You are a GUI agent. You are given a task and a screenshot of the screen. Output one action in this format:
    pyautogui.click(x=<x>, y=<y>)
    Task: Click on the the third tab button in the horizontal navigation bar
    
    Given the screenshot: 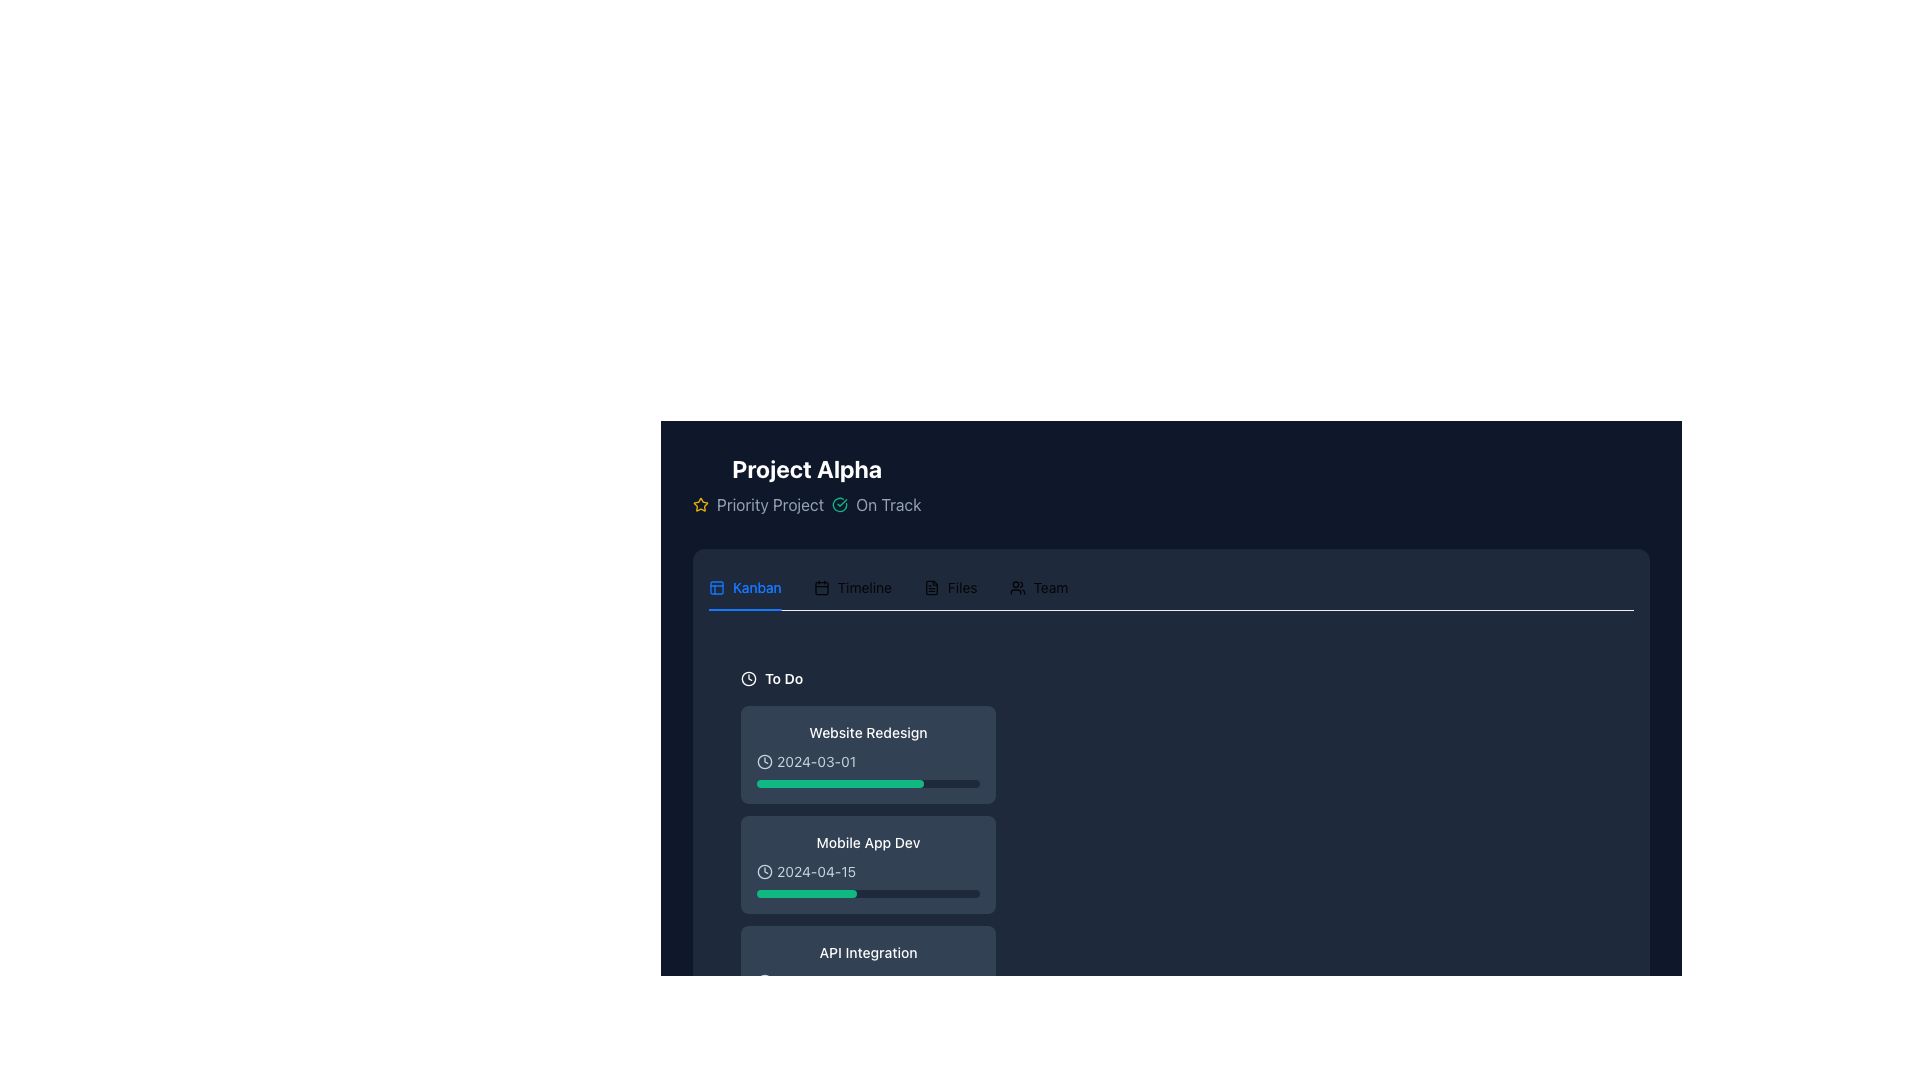 What is the action you would take?
    pyautogui.click(x=949, y=586)
    